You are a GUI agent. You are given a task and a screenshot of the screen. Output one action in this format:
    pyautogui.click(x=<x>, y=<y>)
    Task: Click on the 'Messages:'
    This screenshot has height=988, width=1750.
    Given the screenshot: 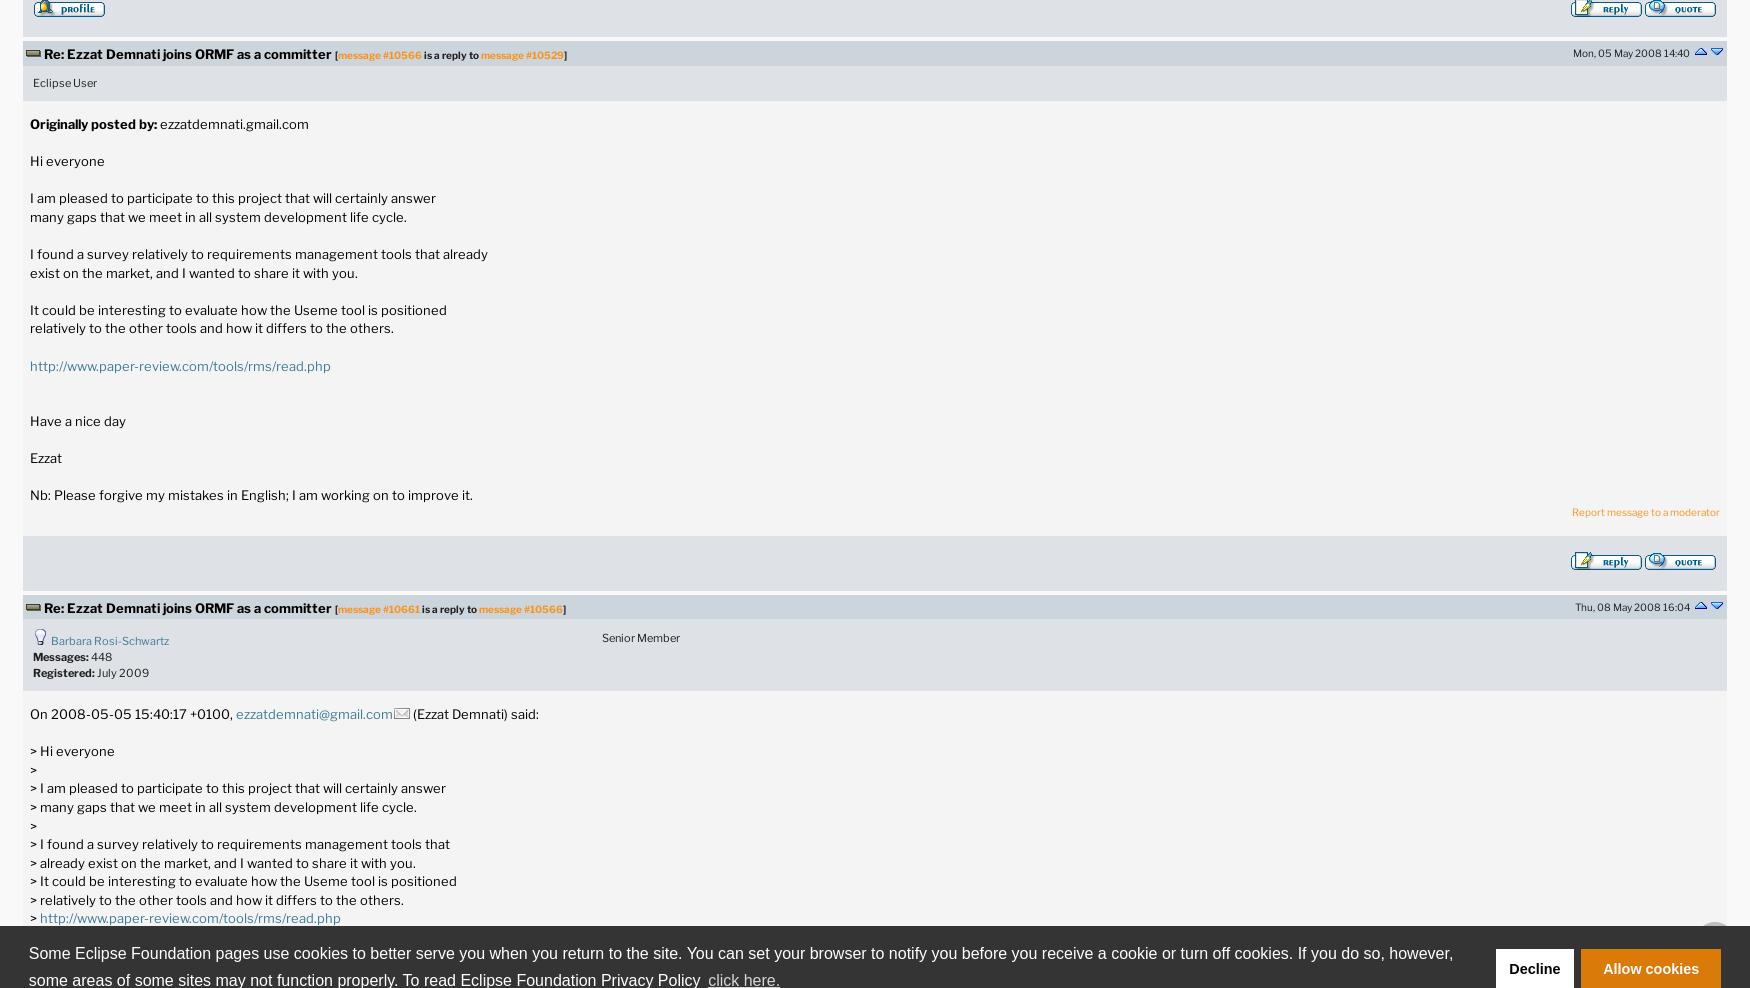 What is the action you would take?
    pyautogui.click(x=60, y=655)
    